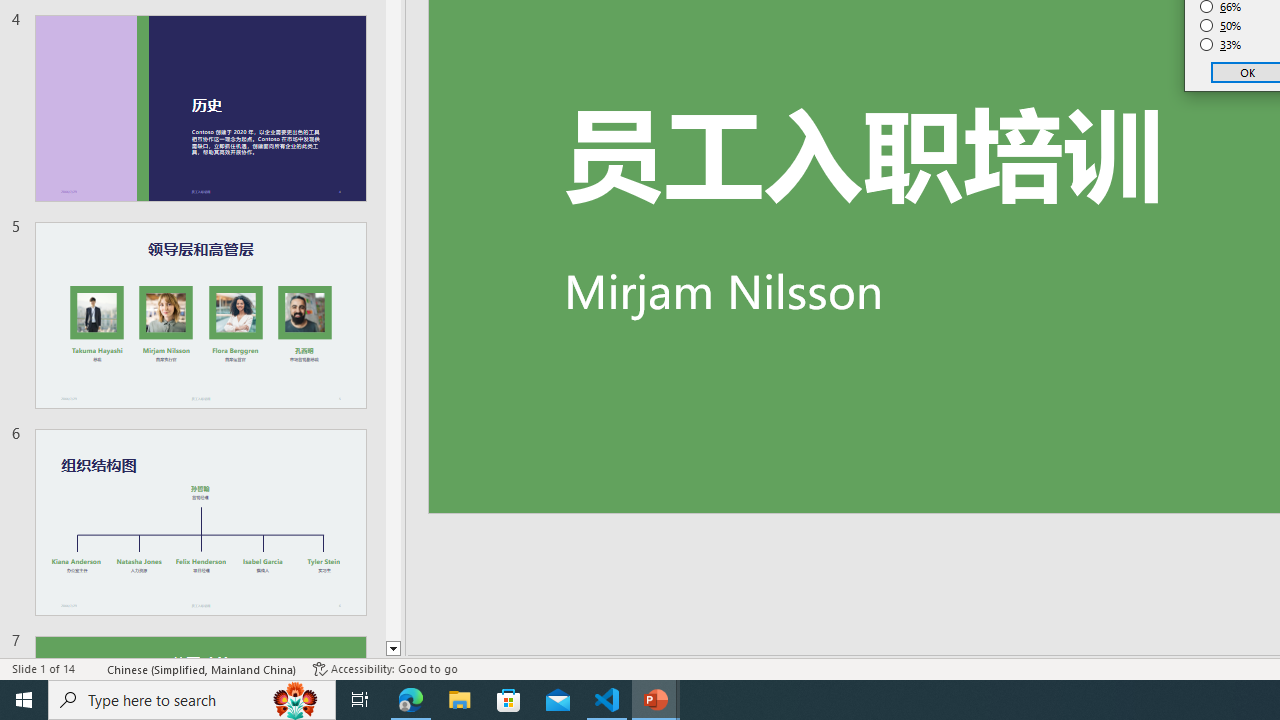 This screenshot has width=1280, height=720. What do you see at coordinates (1220, 45) in the screenshot?
I see `'33%'` at bounding box center [1220, 45].